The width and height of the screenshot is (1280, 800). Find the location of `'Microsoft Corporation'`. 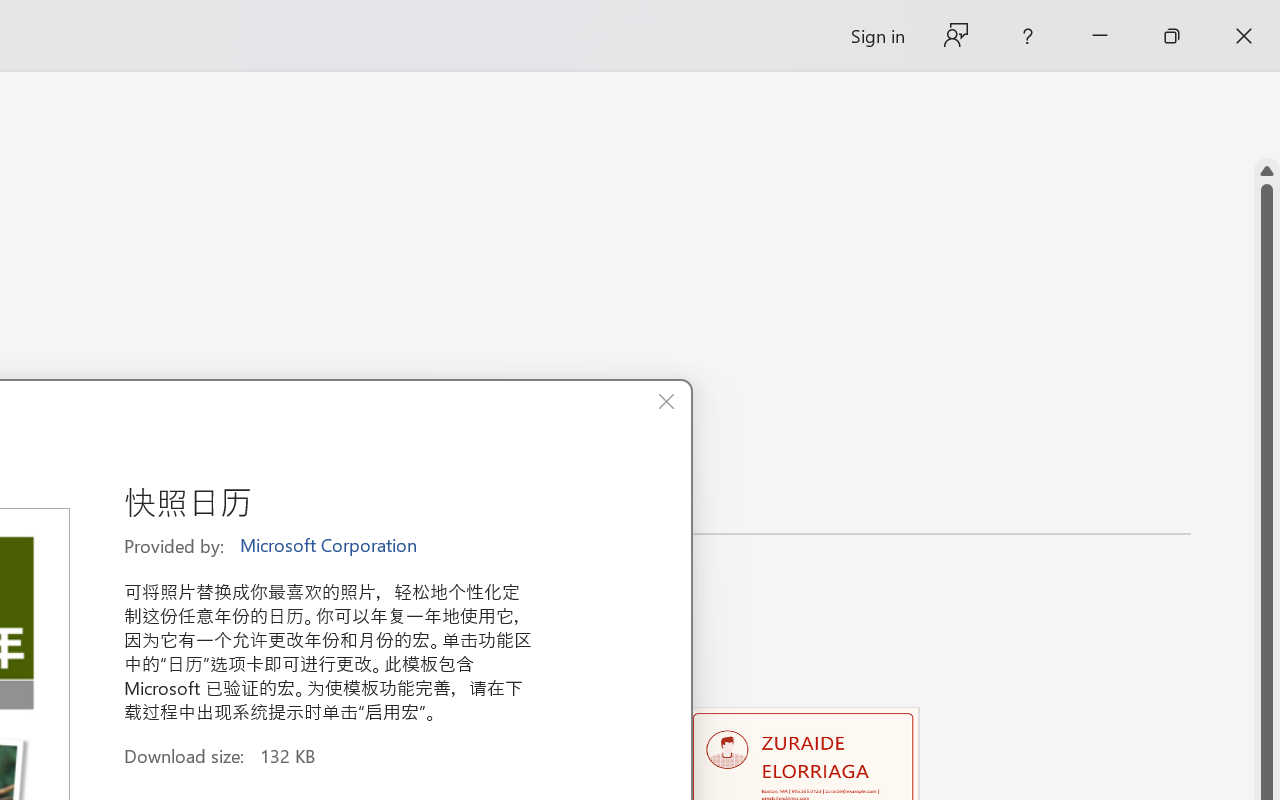

'Microsoft Corporation' is located at coordinates (330, 546).